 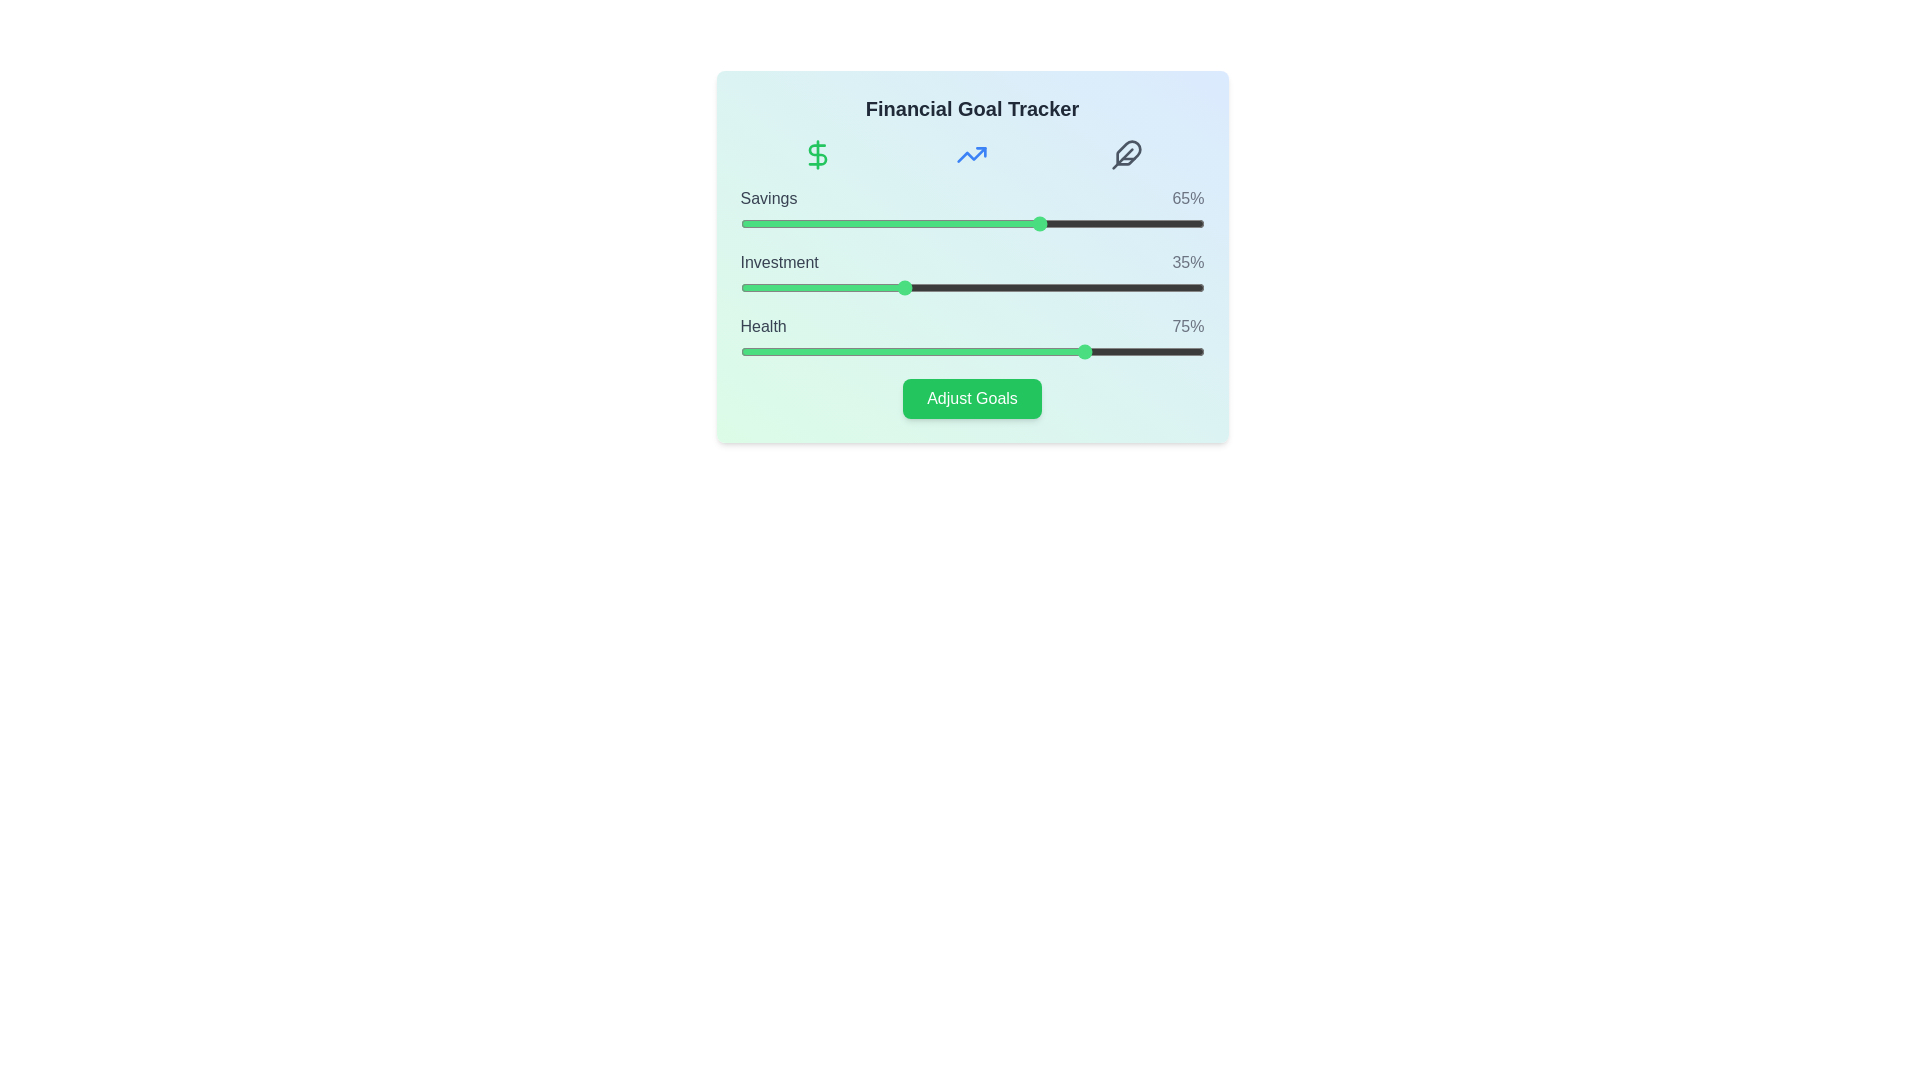 What do you see at coordinates (972, 153) in the screenshot?
I see `the icon representing TrendingUp` at bounding box center [972, 153].